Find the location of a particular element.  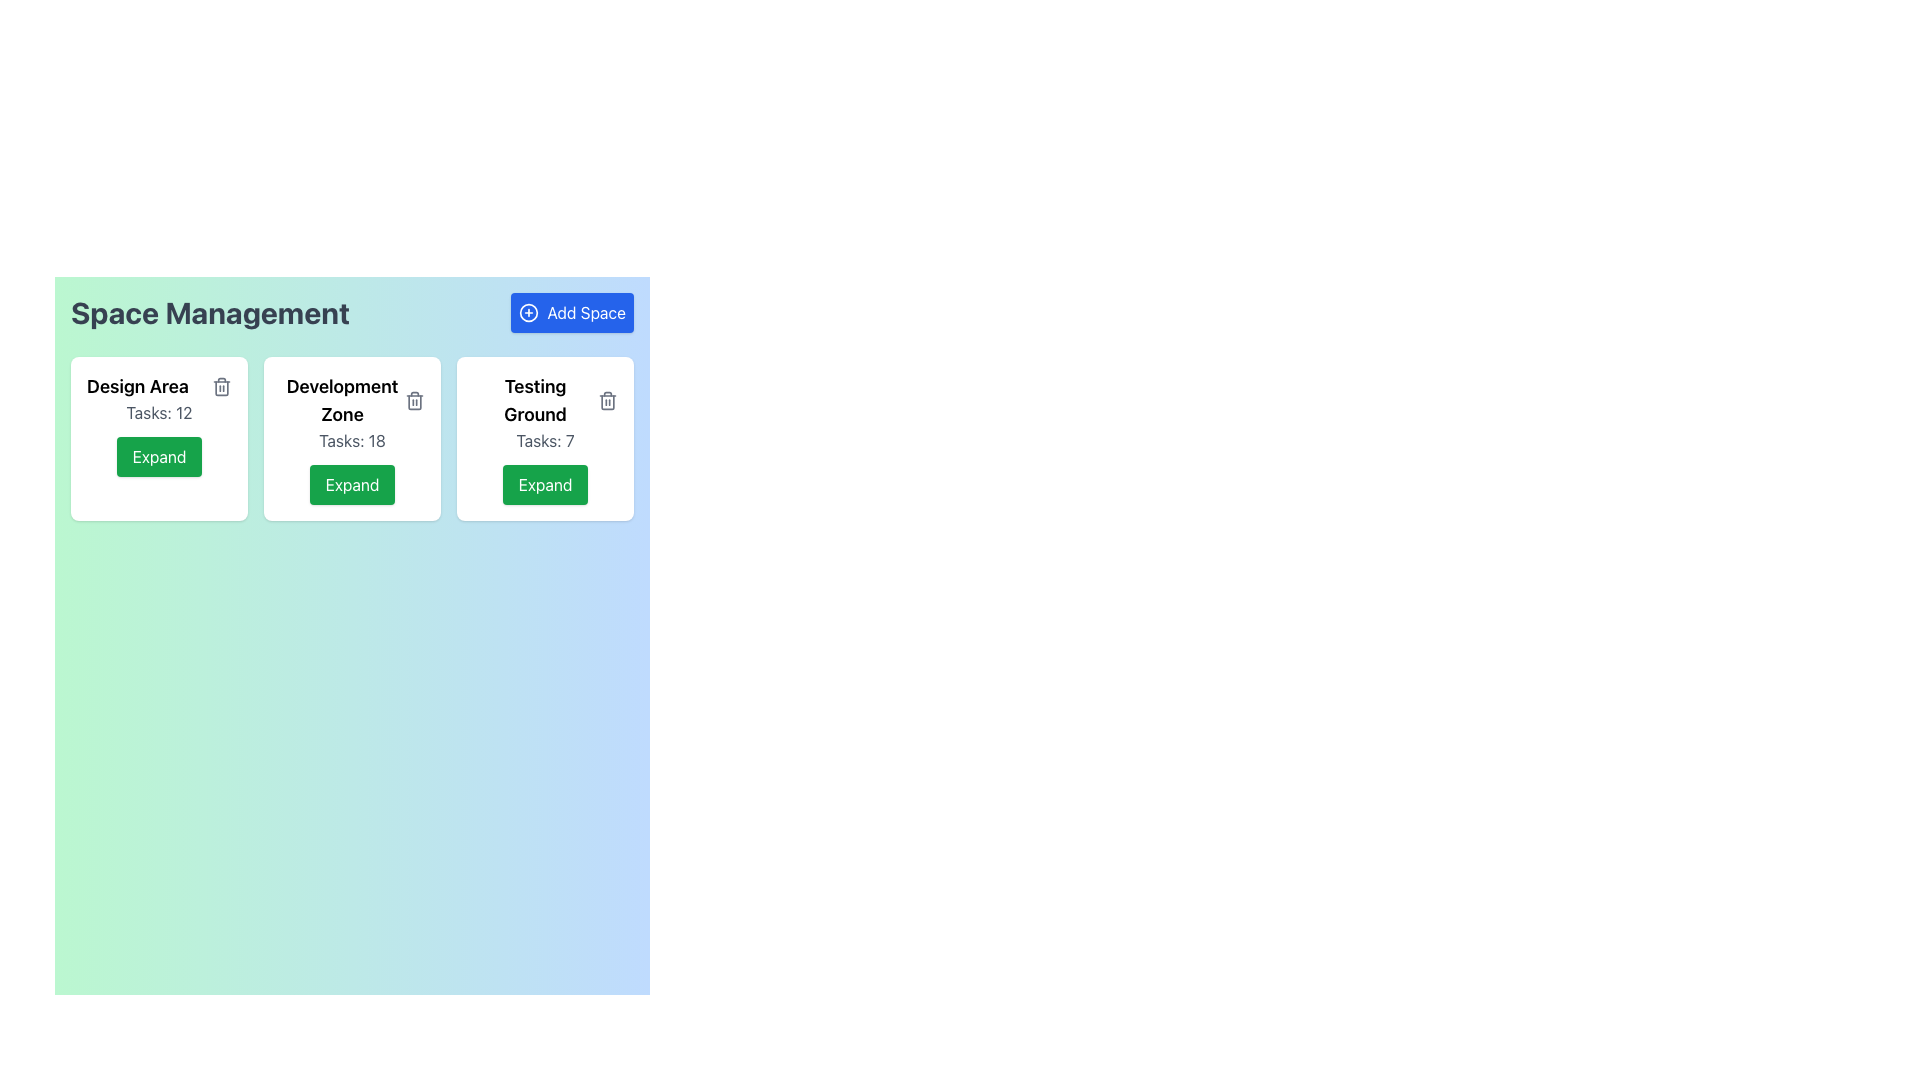

the trash icon button located in the top-right corner of the 'Testing Ground' card is located at coordinates (607, 401).